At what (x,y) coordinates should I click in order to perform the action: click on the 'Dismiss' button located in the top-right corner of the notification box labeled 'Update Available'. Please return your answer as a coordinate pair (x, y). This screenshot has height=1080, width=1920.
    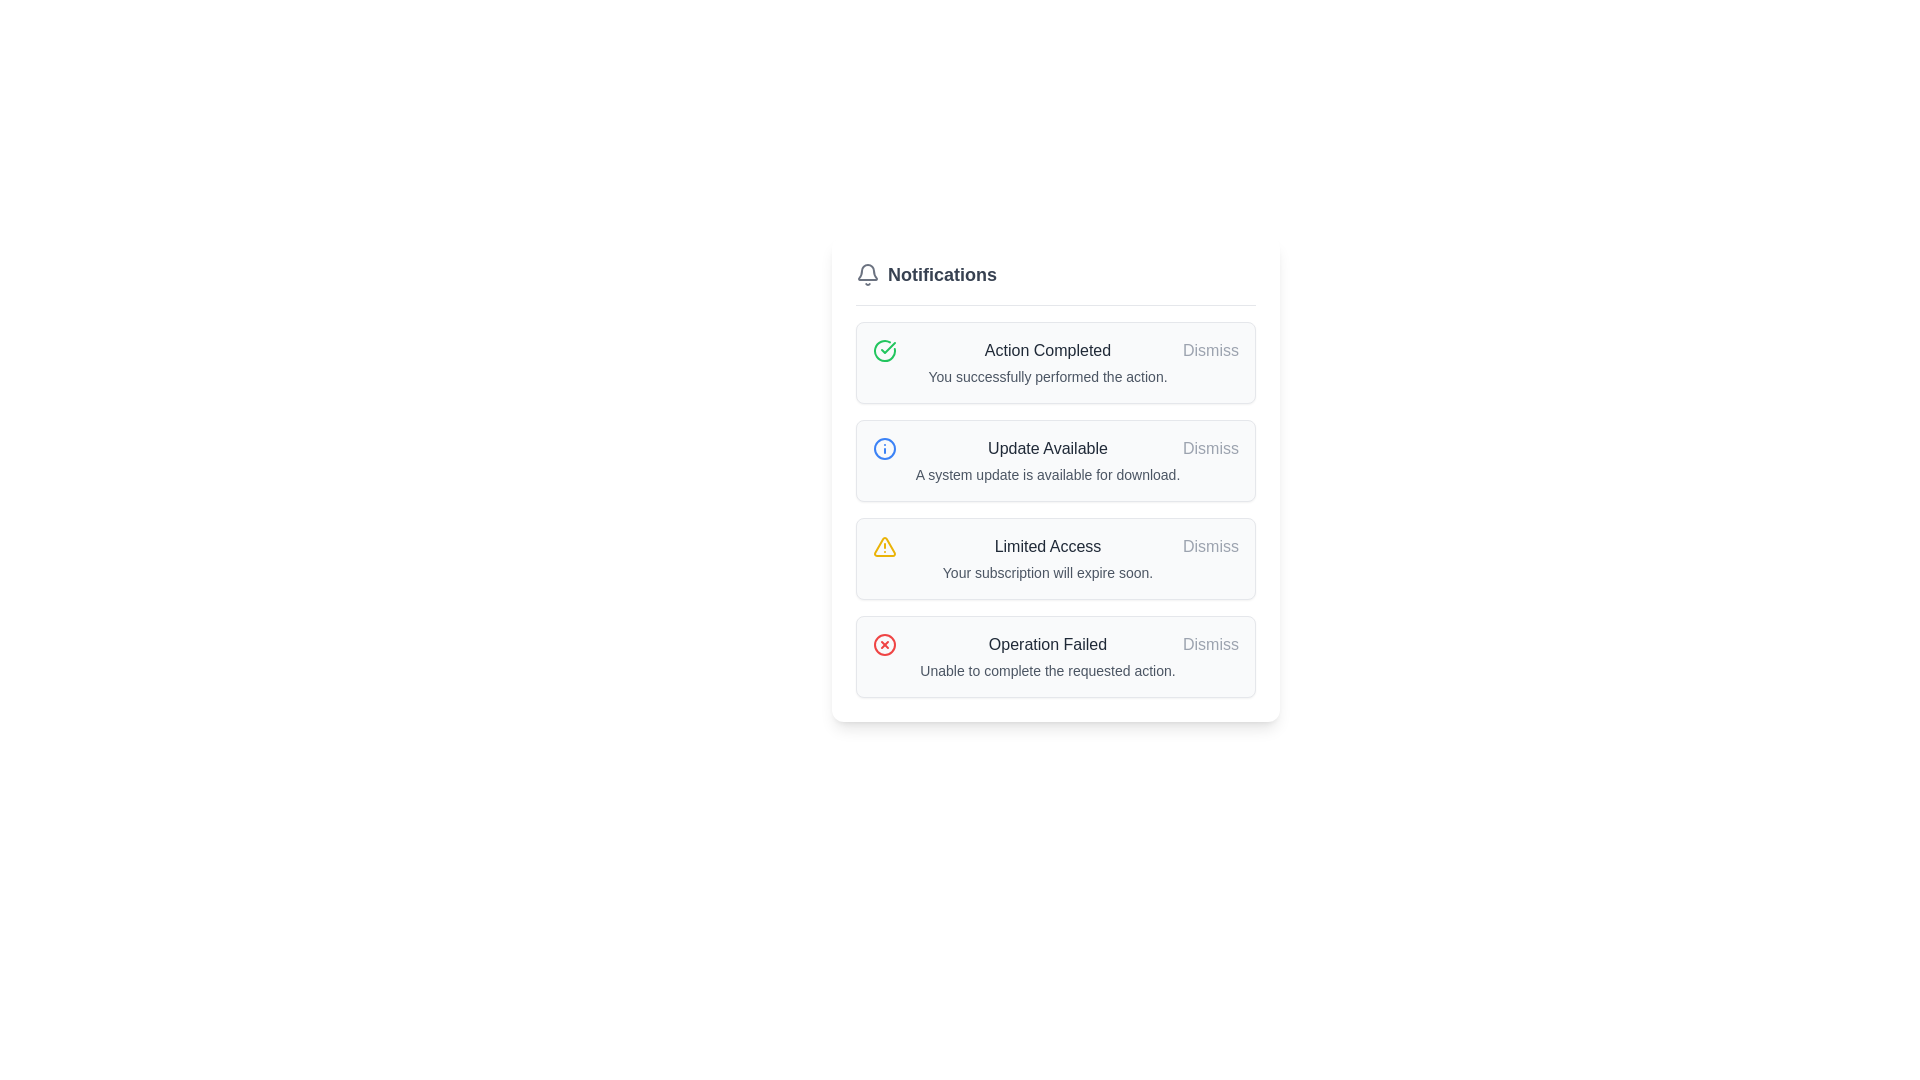
    Looking at the image, I should click on (1209, 447).